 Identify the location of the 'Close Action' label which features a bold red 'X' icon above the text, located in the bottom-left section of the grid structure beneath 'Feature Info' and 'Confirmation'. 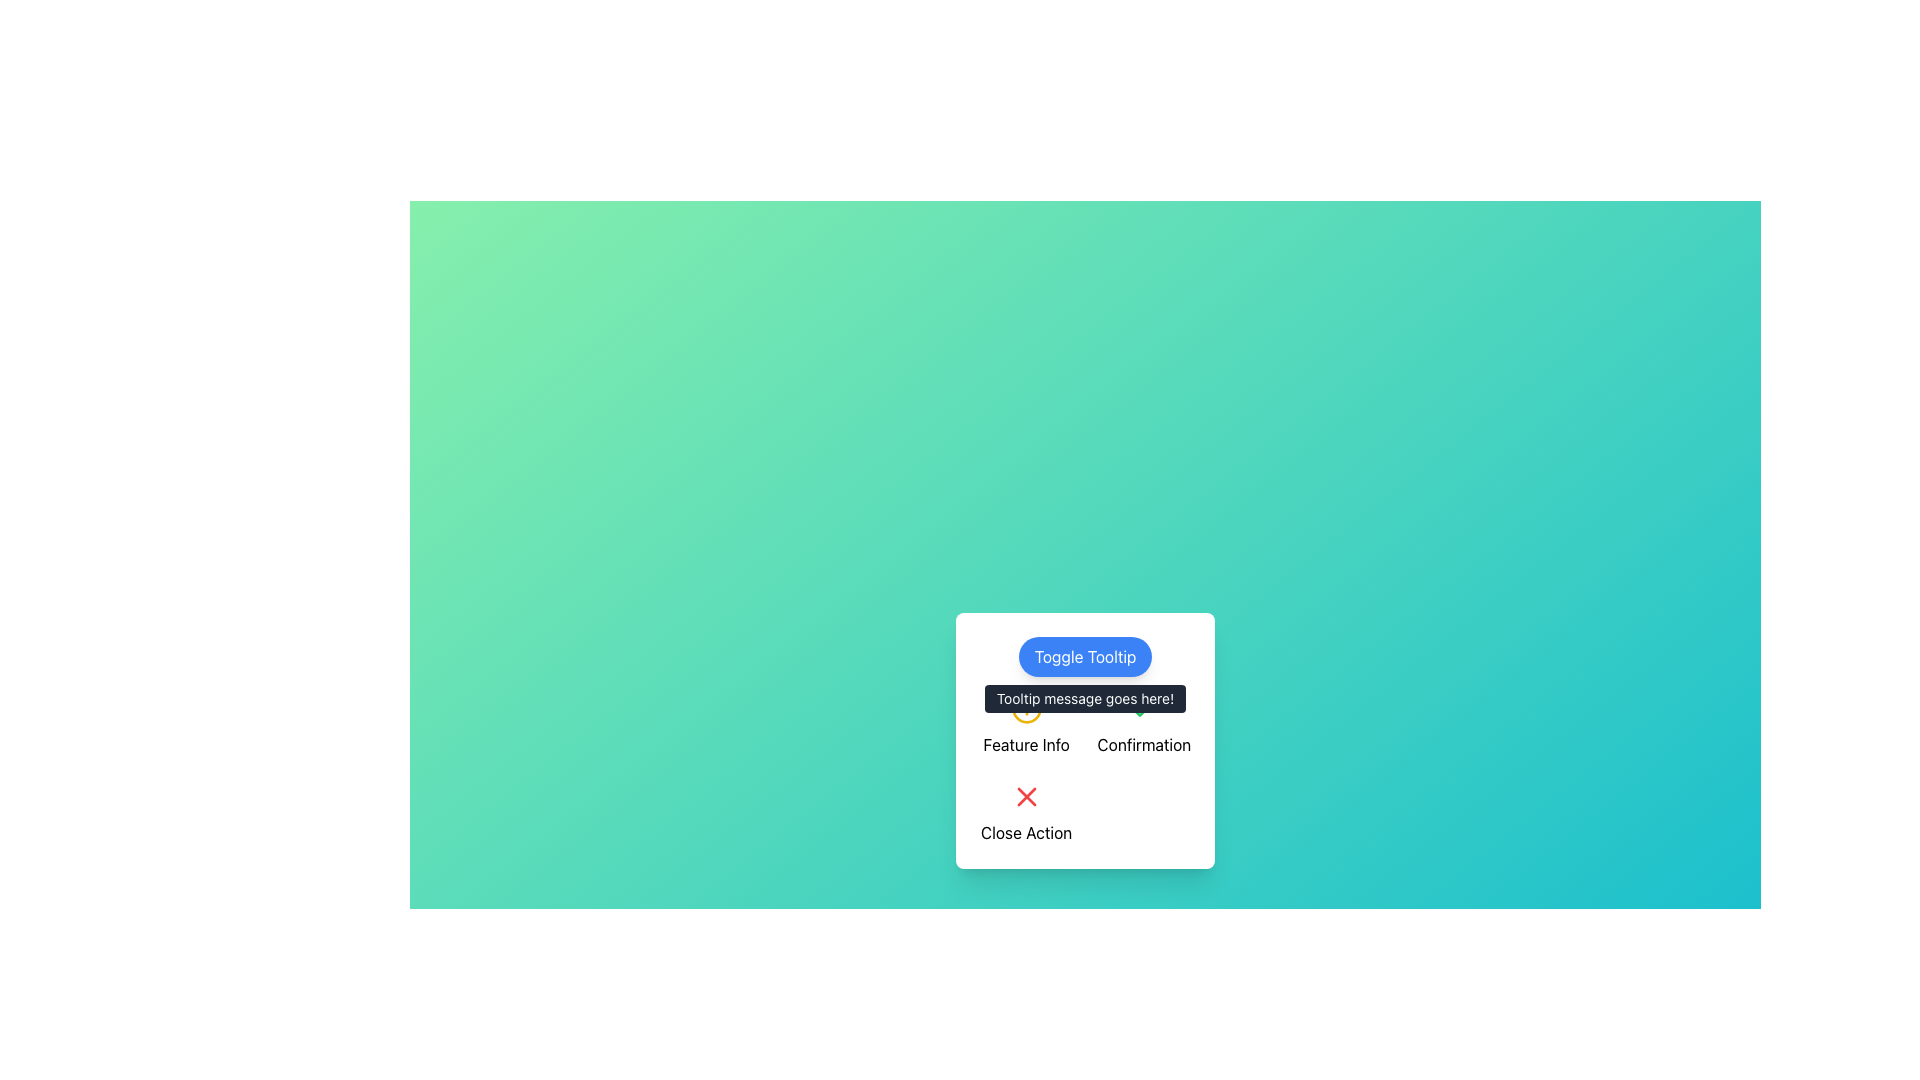
(1026, 813).